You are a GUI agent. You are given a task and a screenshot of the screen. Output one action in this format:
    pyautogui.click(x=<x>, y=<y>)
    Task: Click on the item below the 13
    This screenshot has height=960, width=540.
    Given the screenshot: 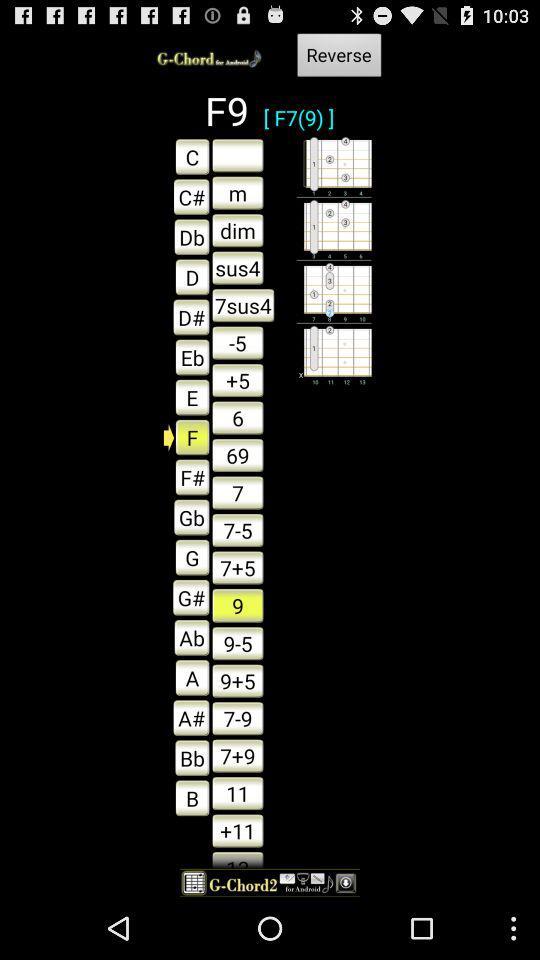 What is the action you would take?
    pyautogui.click(x=270, y=881)
    